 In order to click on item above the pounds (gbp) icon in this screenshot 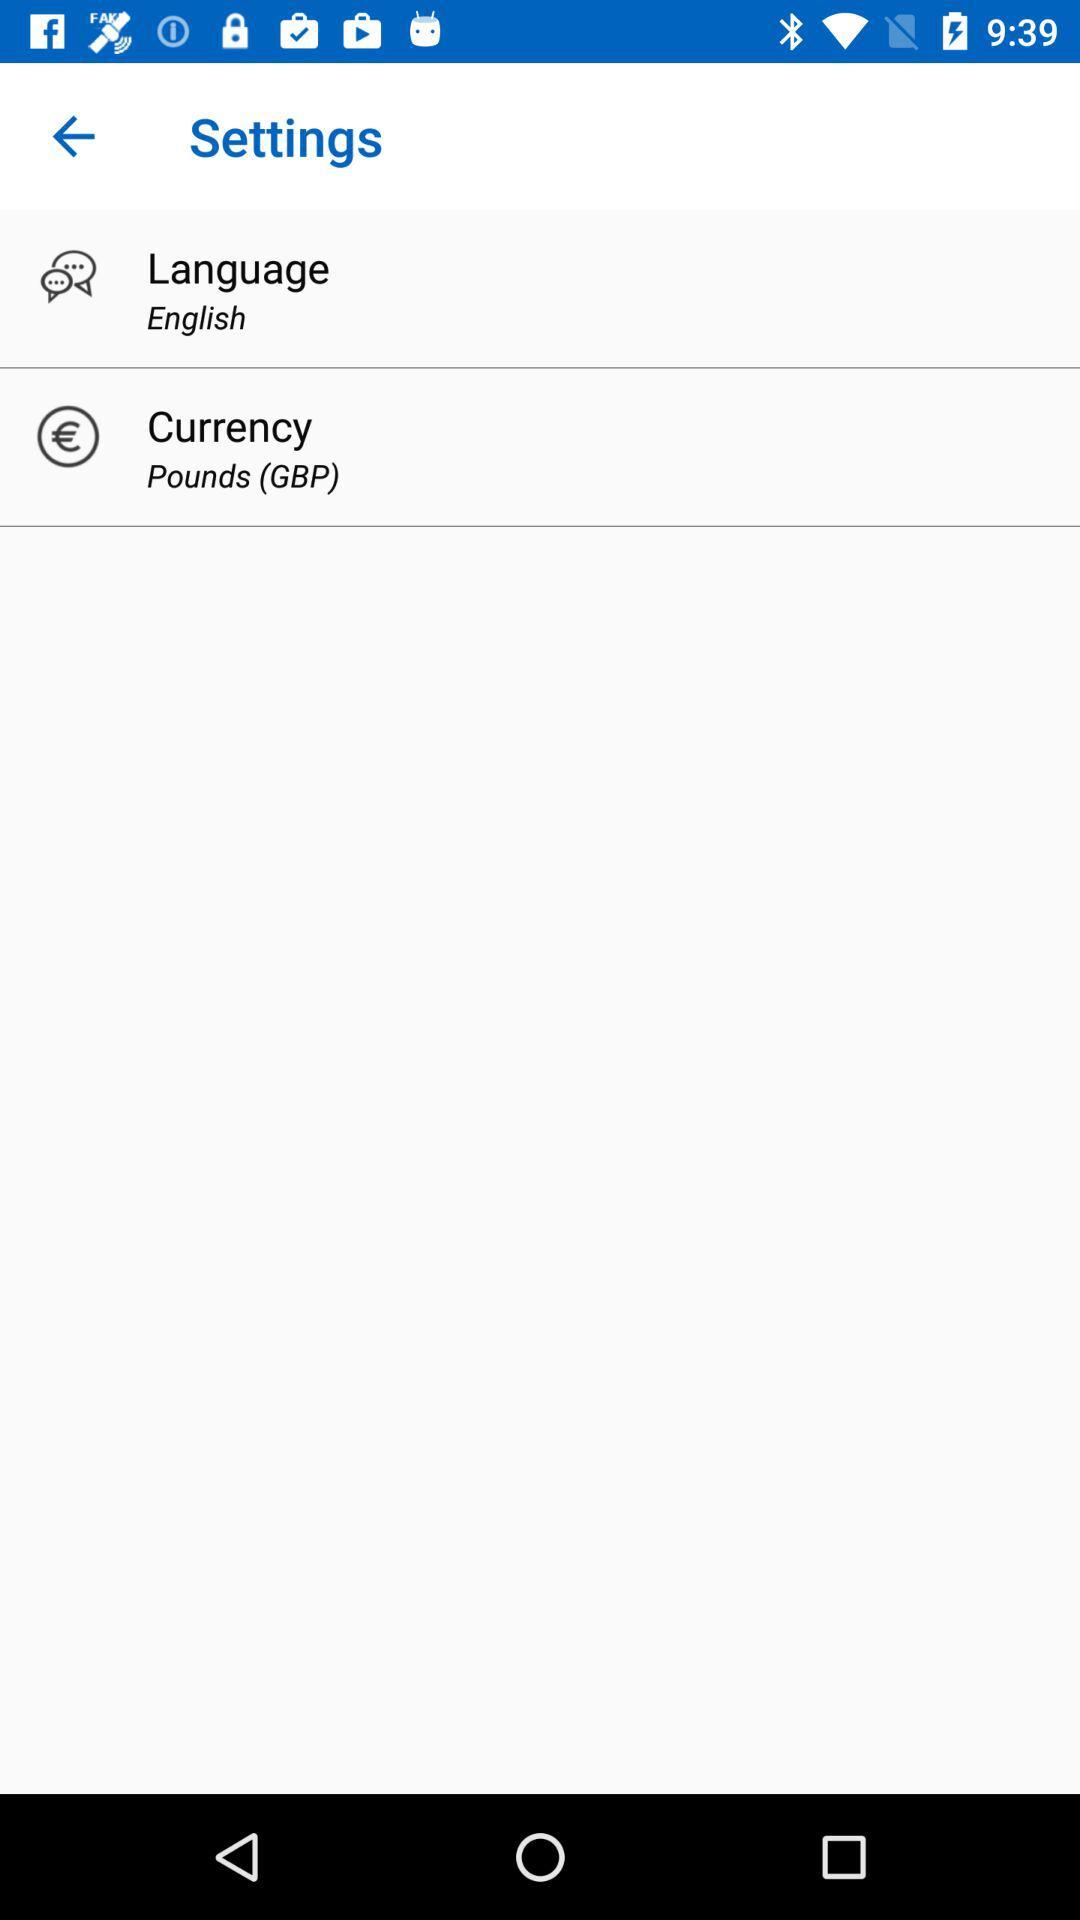, I will do `click(228, 424)`.